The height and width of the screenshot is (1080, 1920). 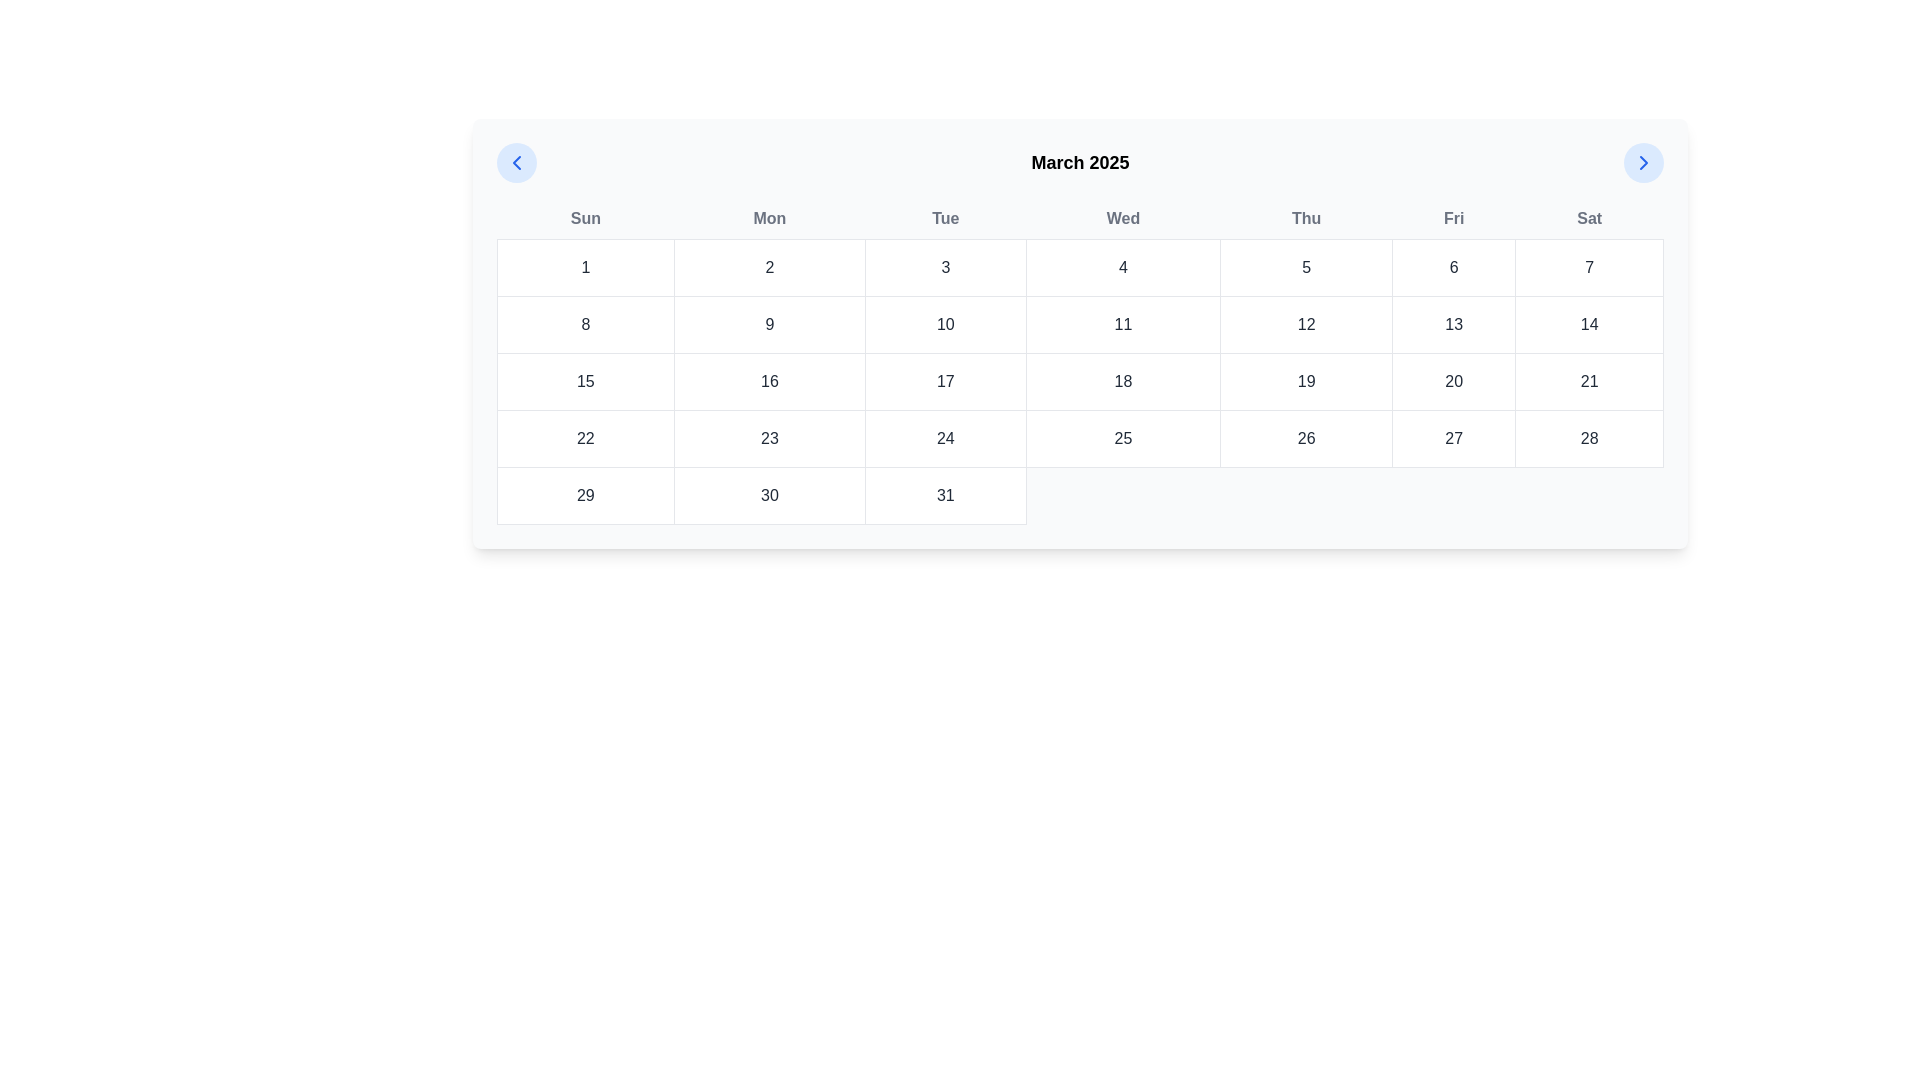 What do you see at coordinates (1306, 323) in the screenshot?
I see `the selectable date button representing the 12th day of the month in the calendar interface` at bounding box center [1306, 323].